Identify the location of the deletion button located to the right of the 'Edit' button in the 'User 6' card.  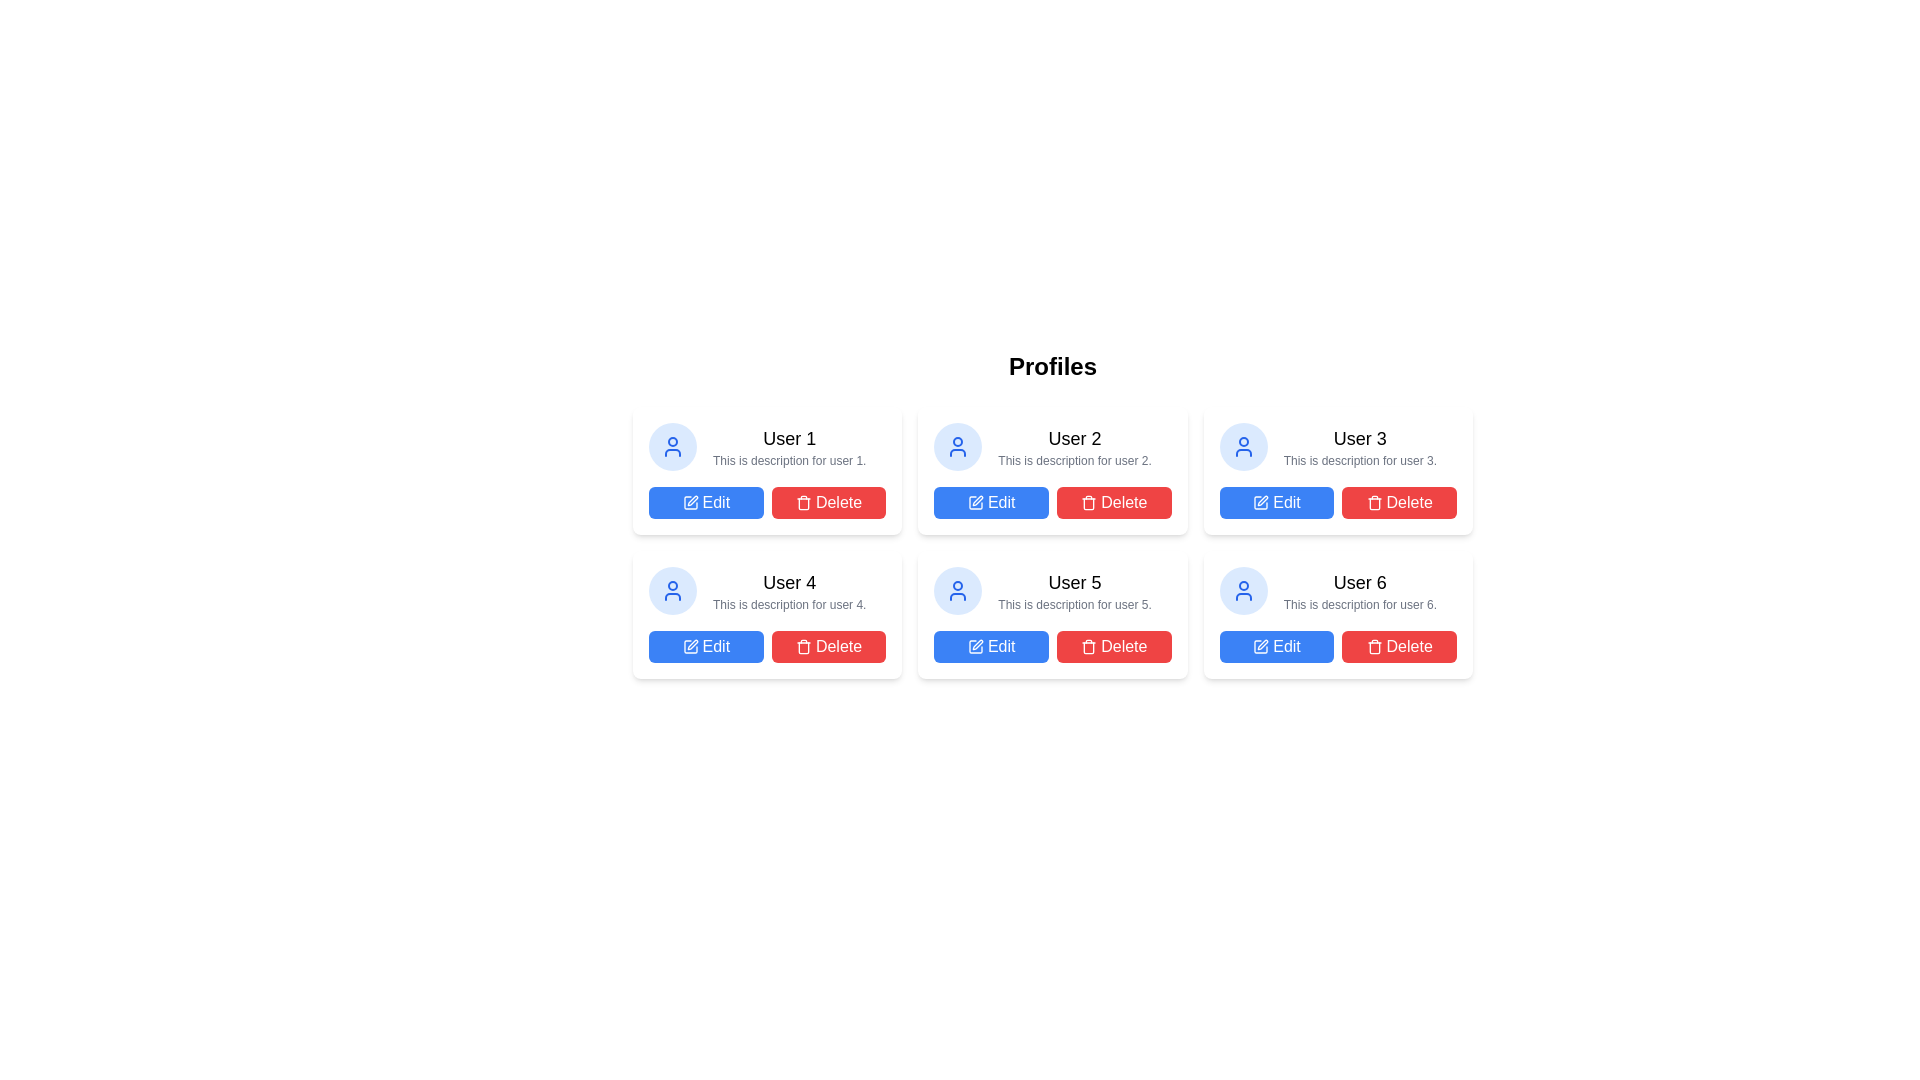
(1398, 647).